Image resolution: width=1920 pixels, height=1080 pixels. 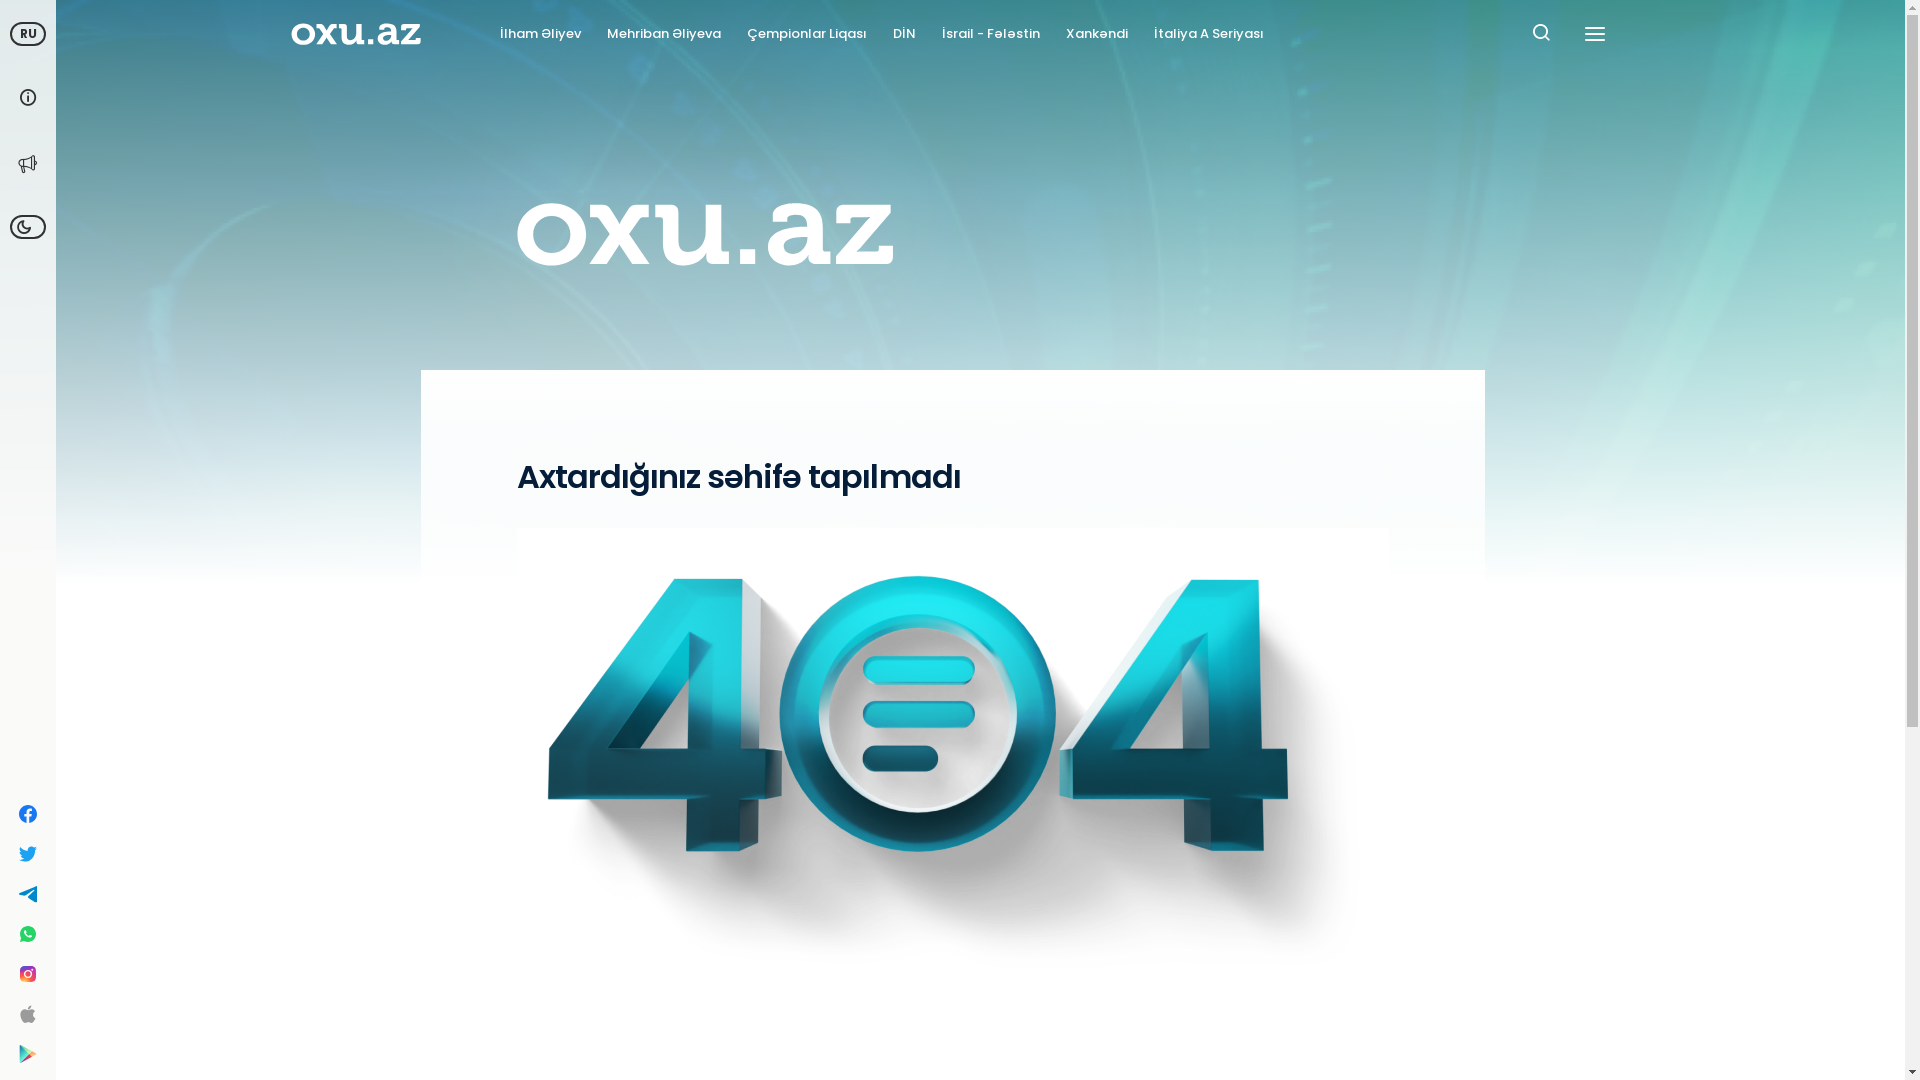 I want to click on 'RU', so click(x=28, y=34).